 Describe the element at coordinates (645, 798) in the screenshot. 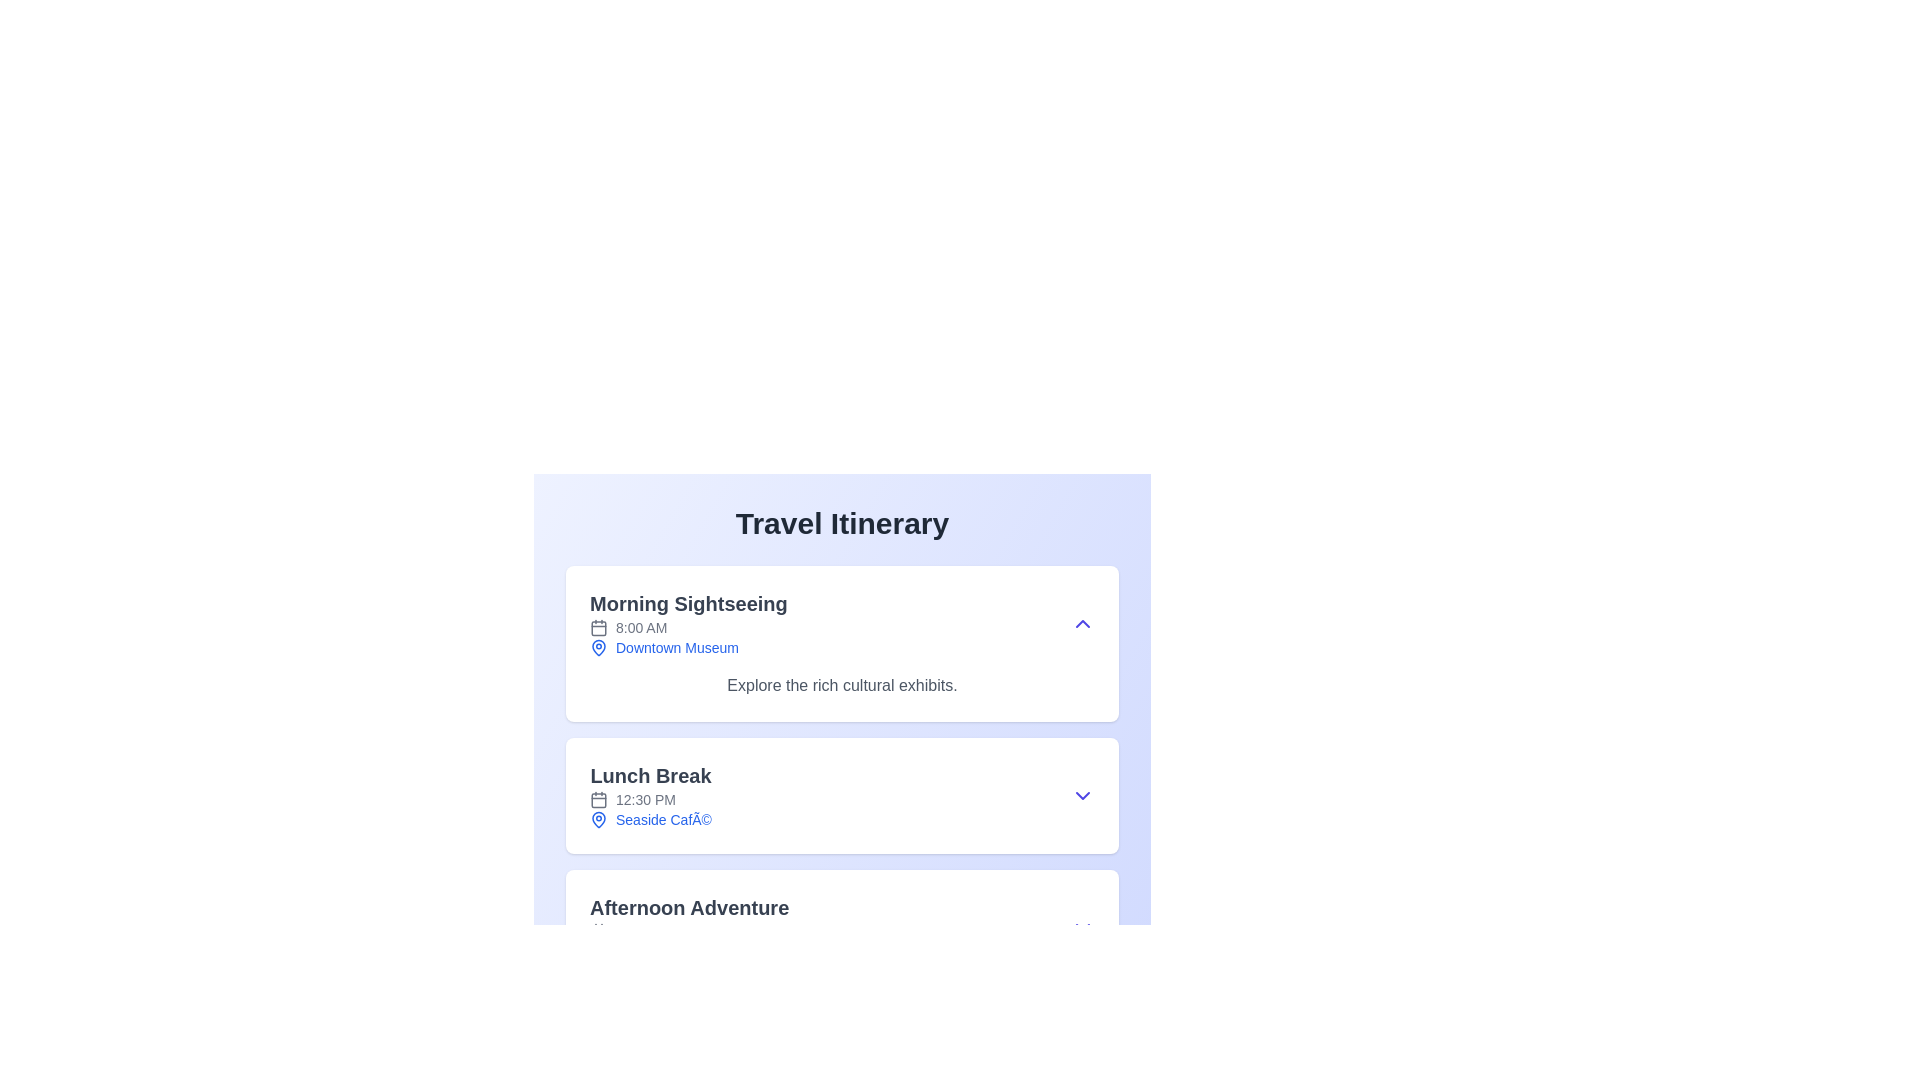

I see `time displayed in the 'Lunch Break' section of the itinerary, which is next to the small calendar icon` at that location.